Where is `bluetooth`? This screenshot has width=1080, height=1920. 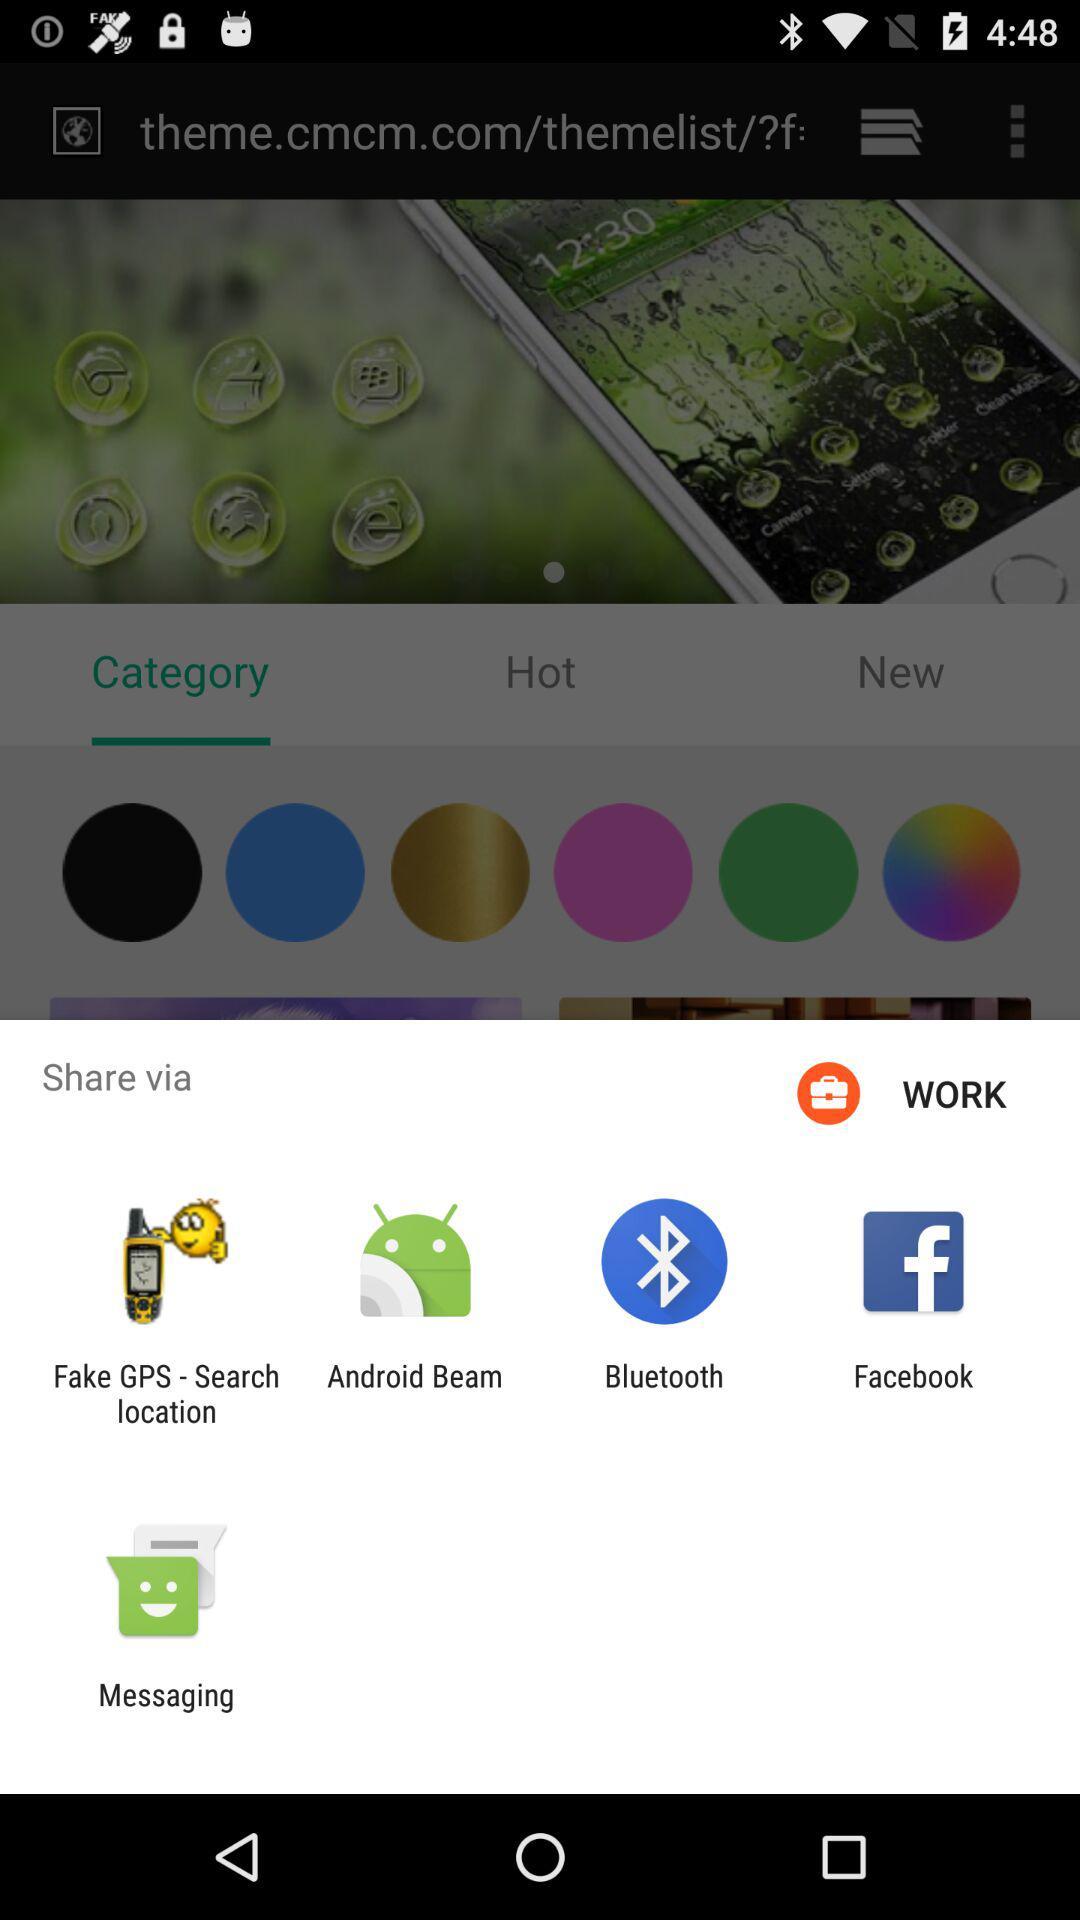
bluetooth is located at coordinates (664, 1392).